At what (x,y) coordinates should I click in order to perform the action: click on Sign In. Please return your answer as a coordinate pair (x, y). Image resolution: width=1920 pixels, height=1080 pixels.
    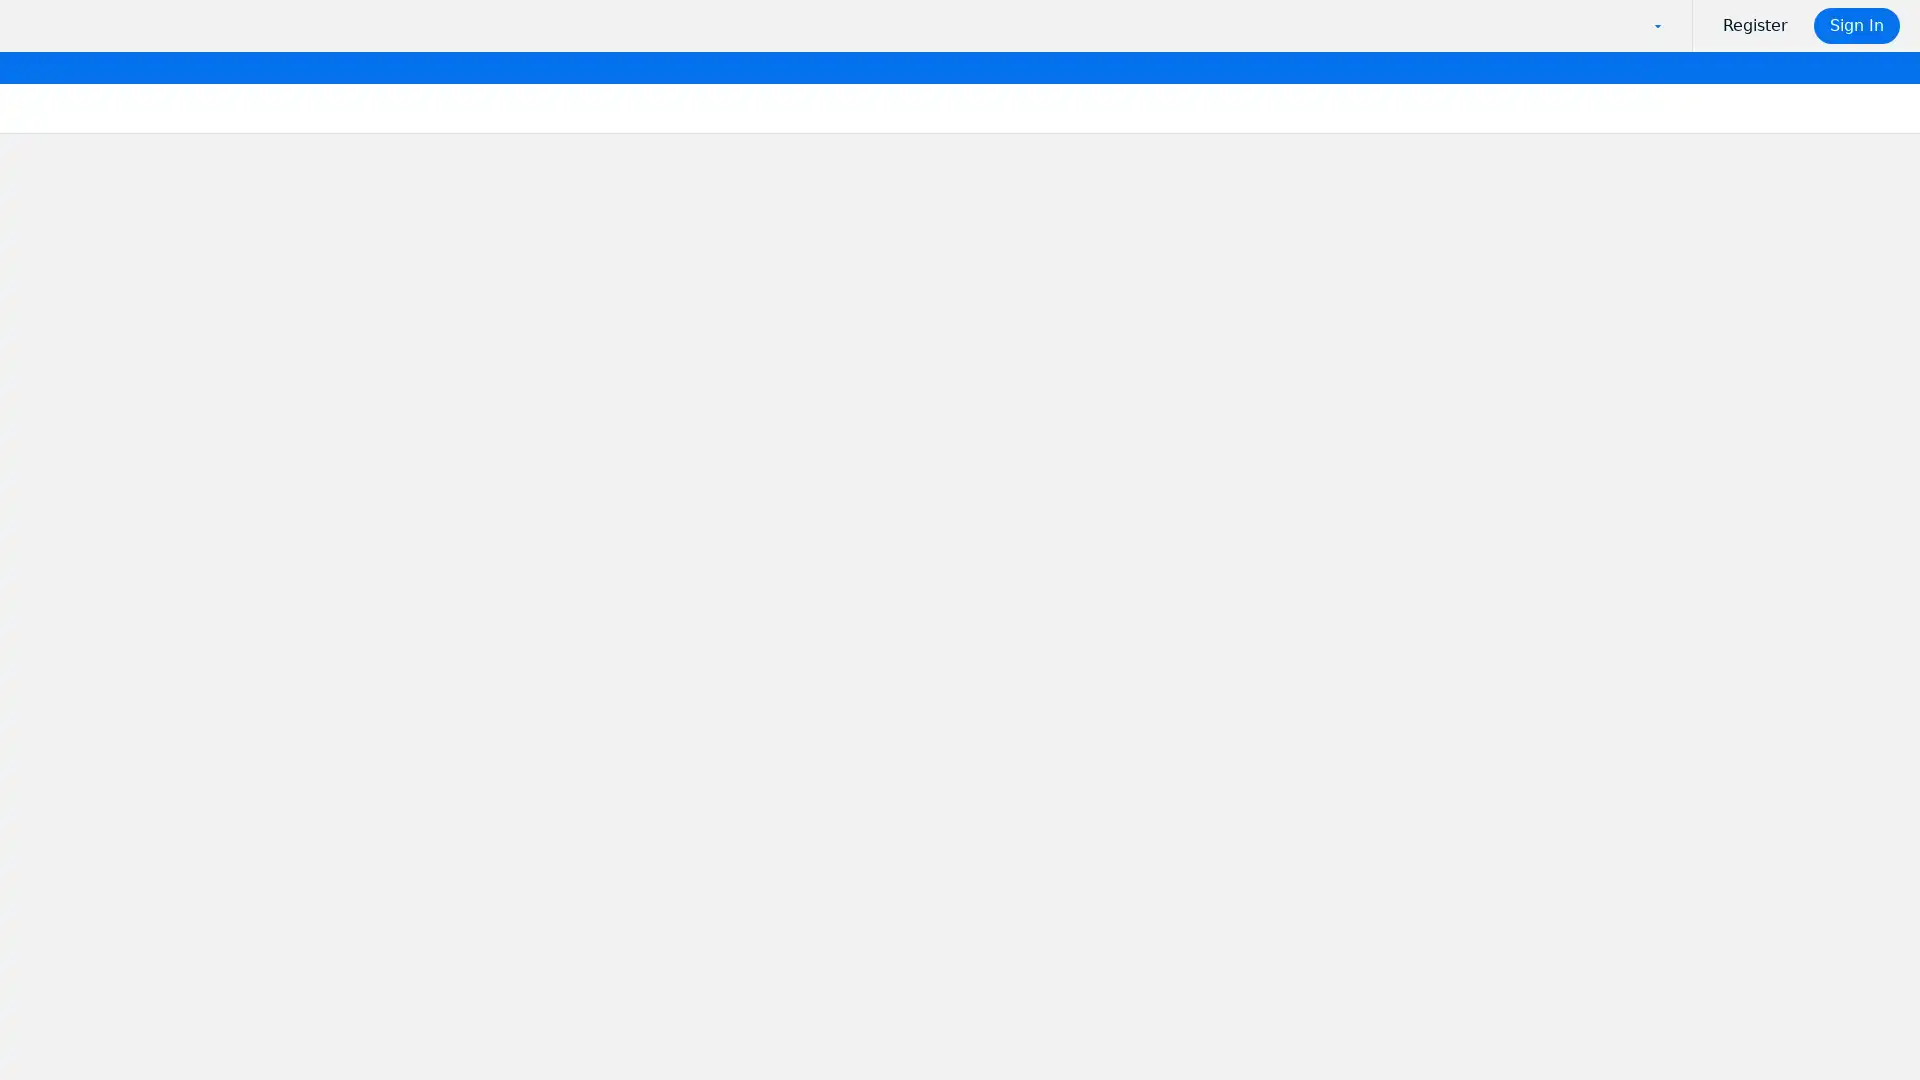
    Looking at the image, I should click on (1857, 26).